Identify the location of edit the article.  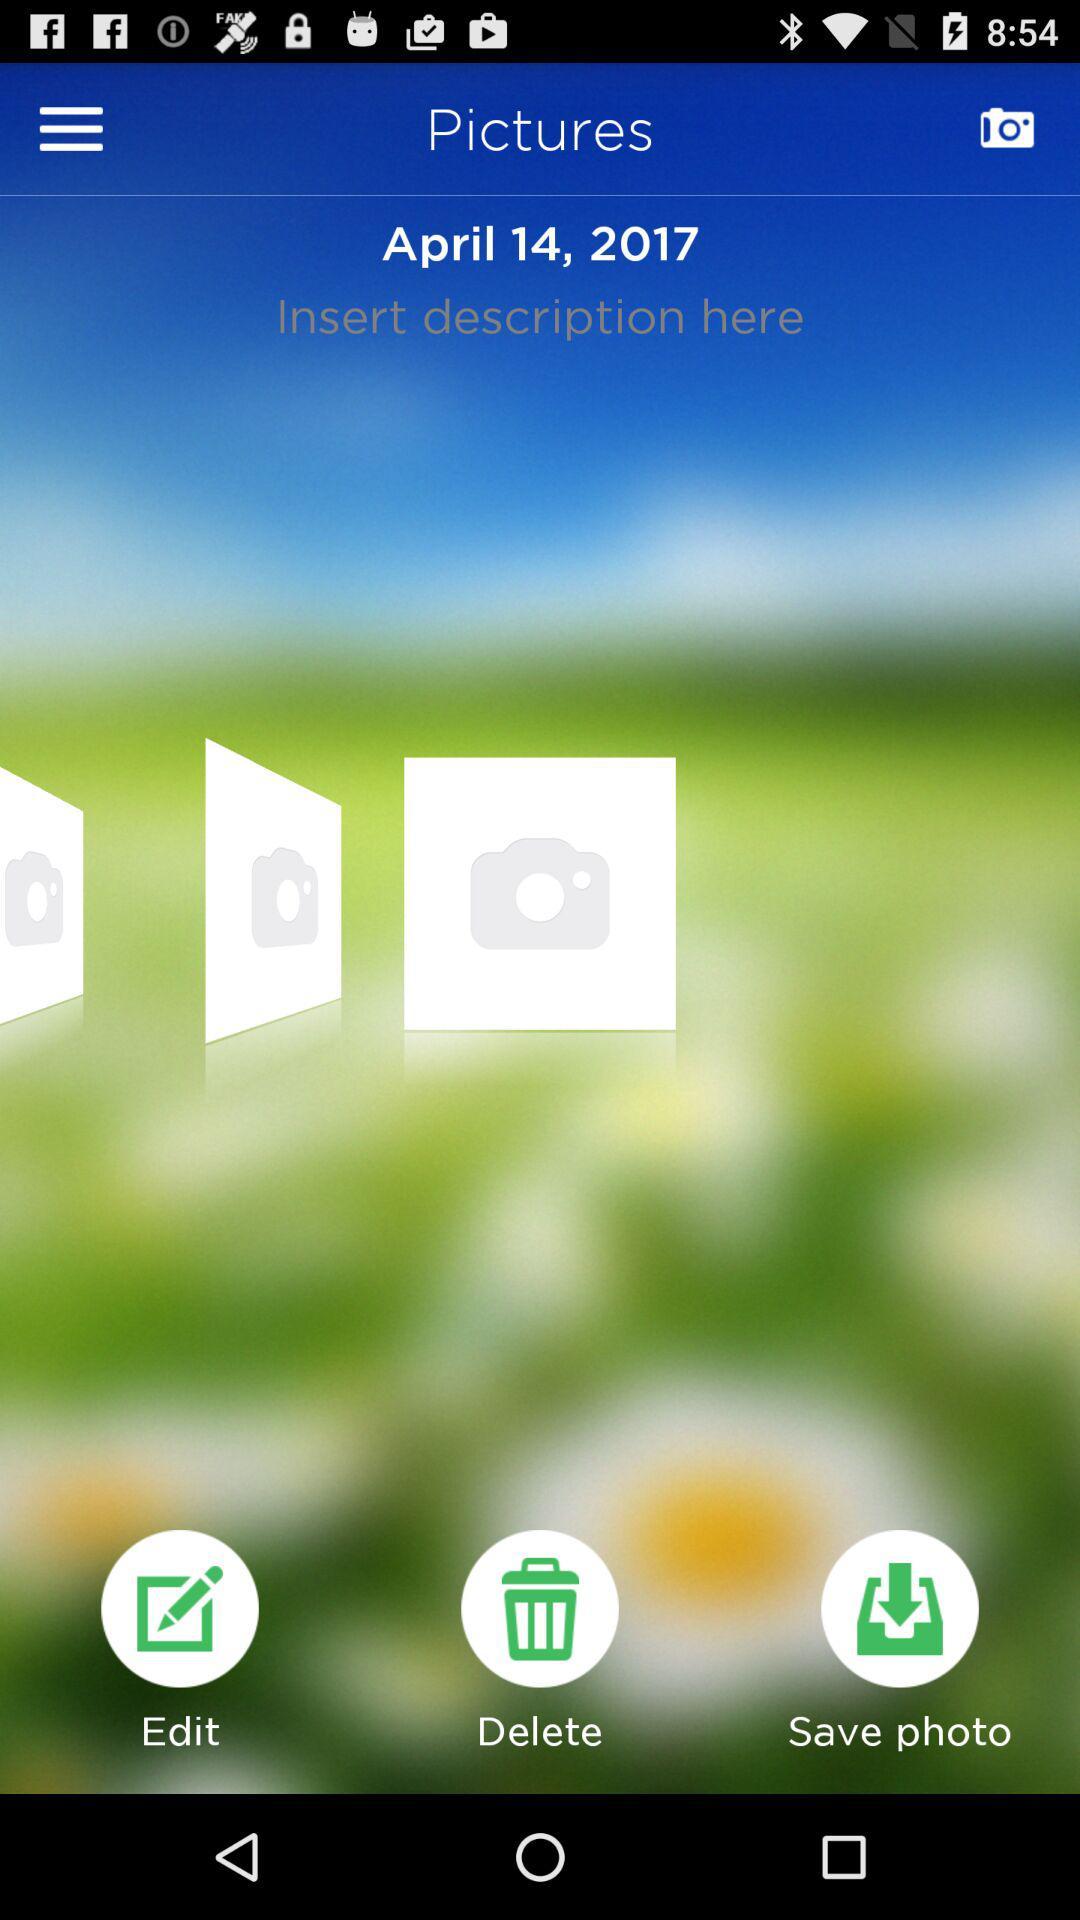
(180, 1608).